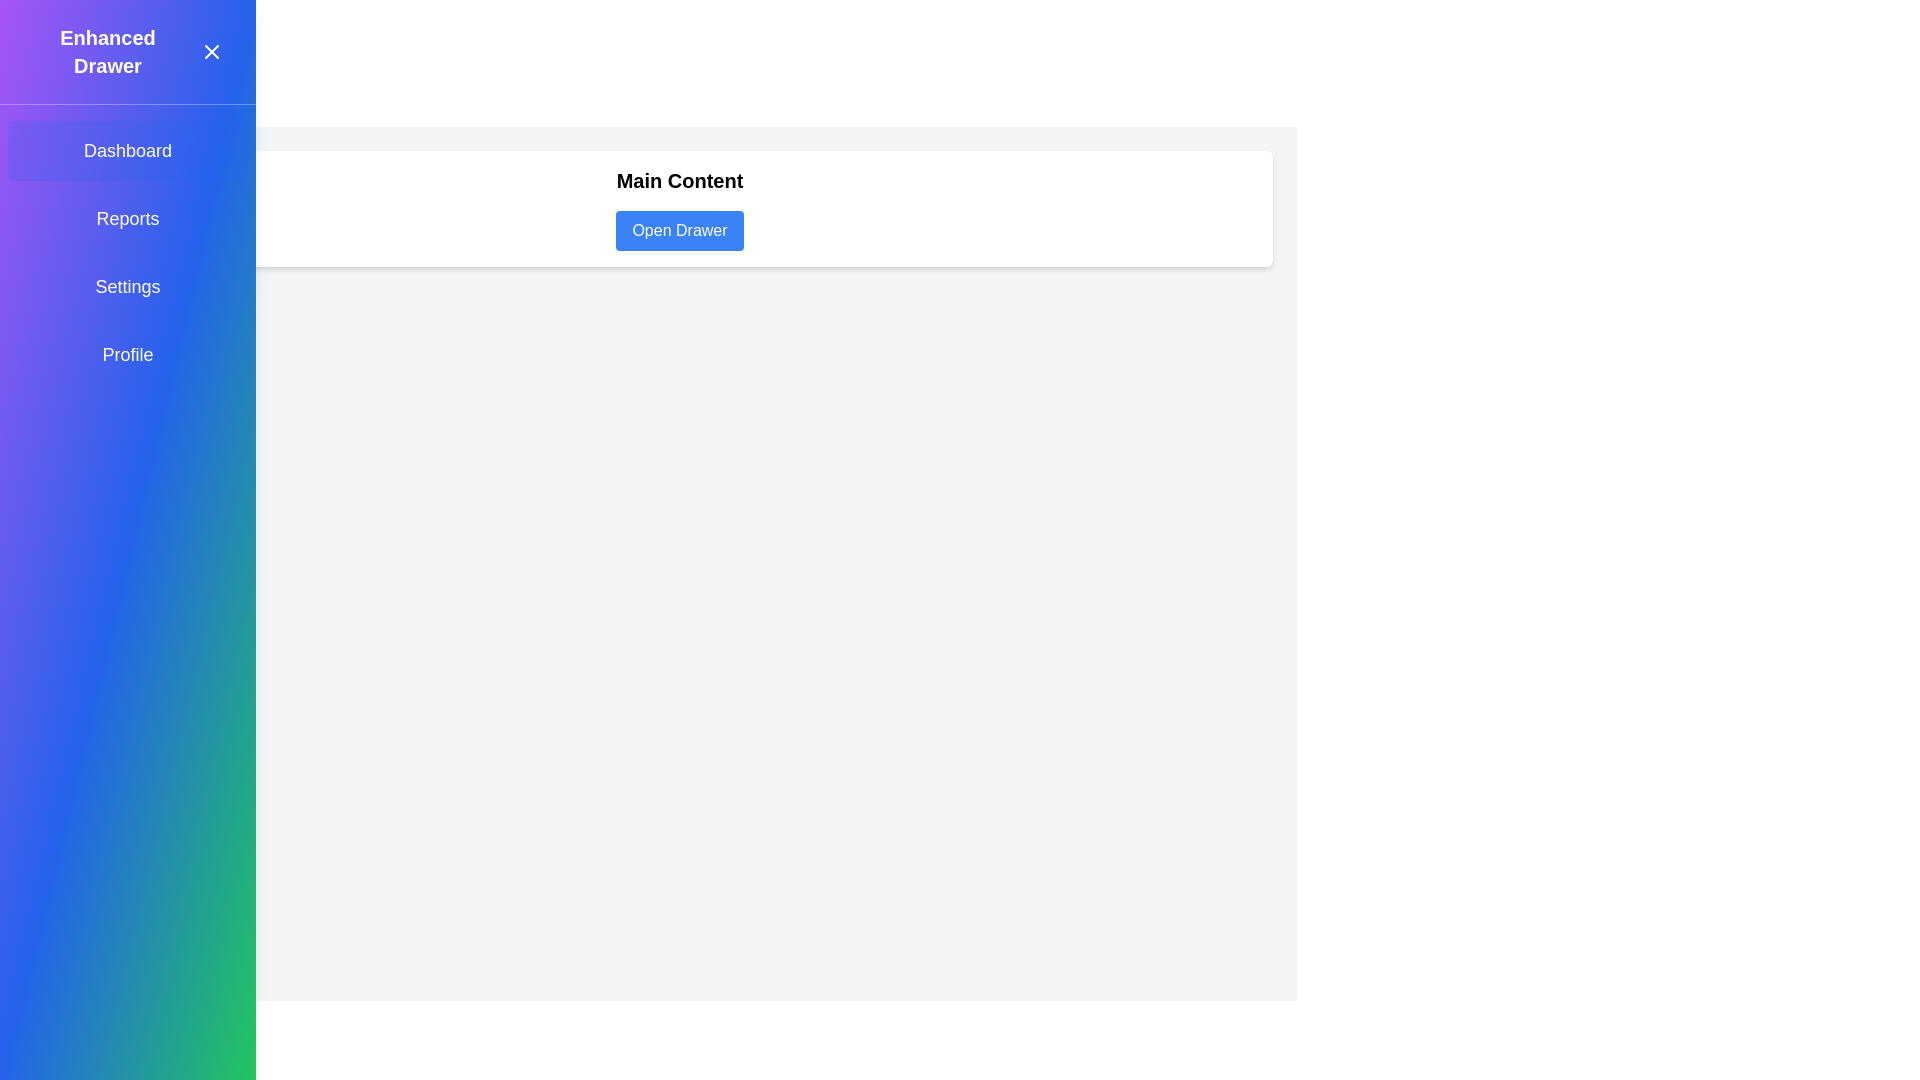 The width and height of the screenshot is (1920, 1080). What do you see at coordinates (127, 286) in the screenshot?
I see `the menu item Settings from the drawer` at bounding box center [127, 286].